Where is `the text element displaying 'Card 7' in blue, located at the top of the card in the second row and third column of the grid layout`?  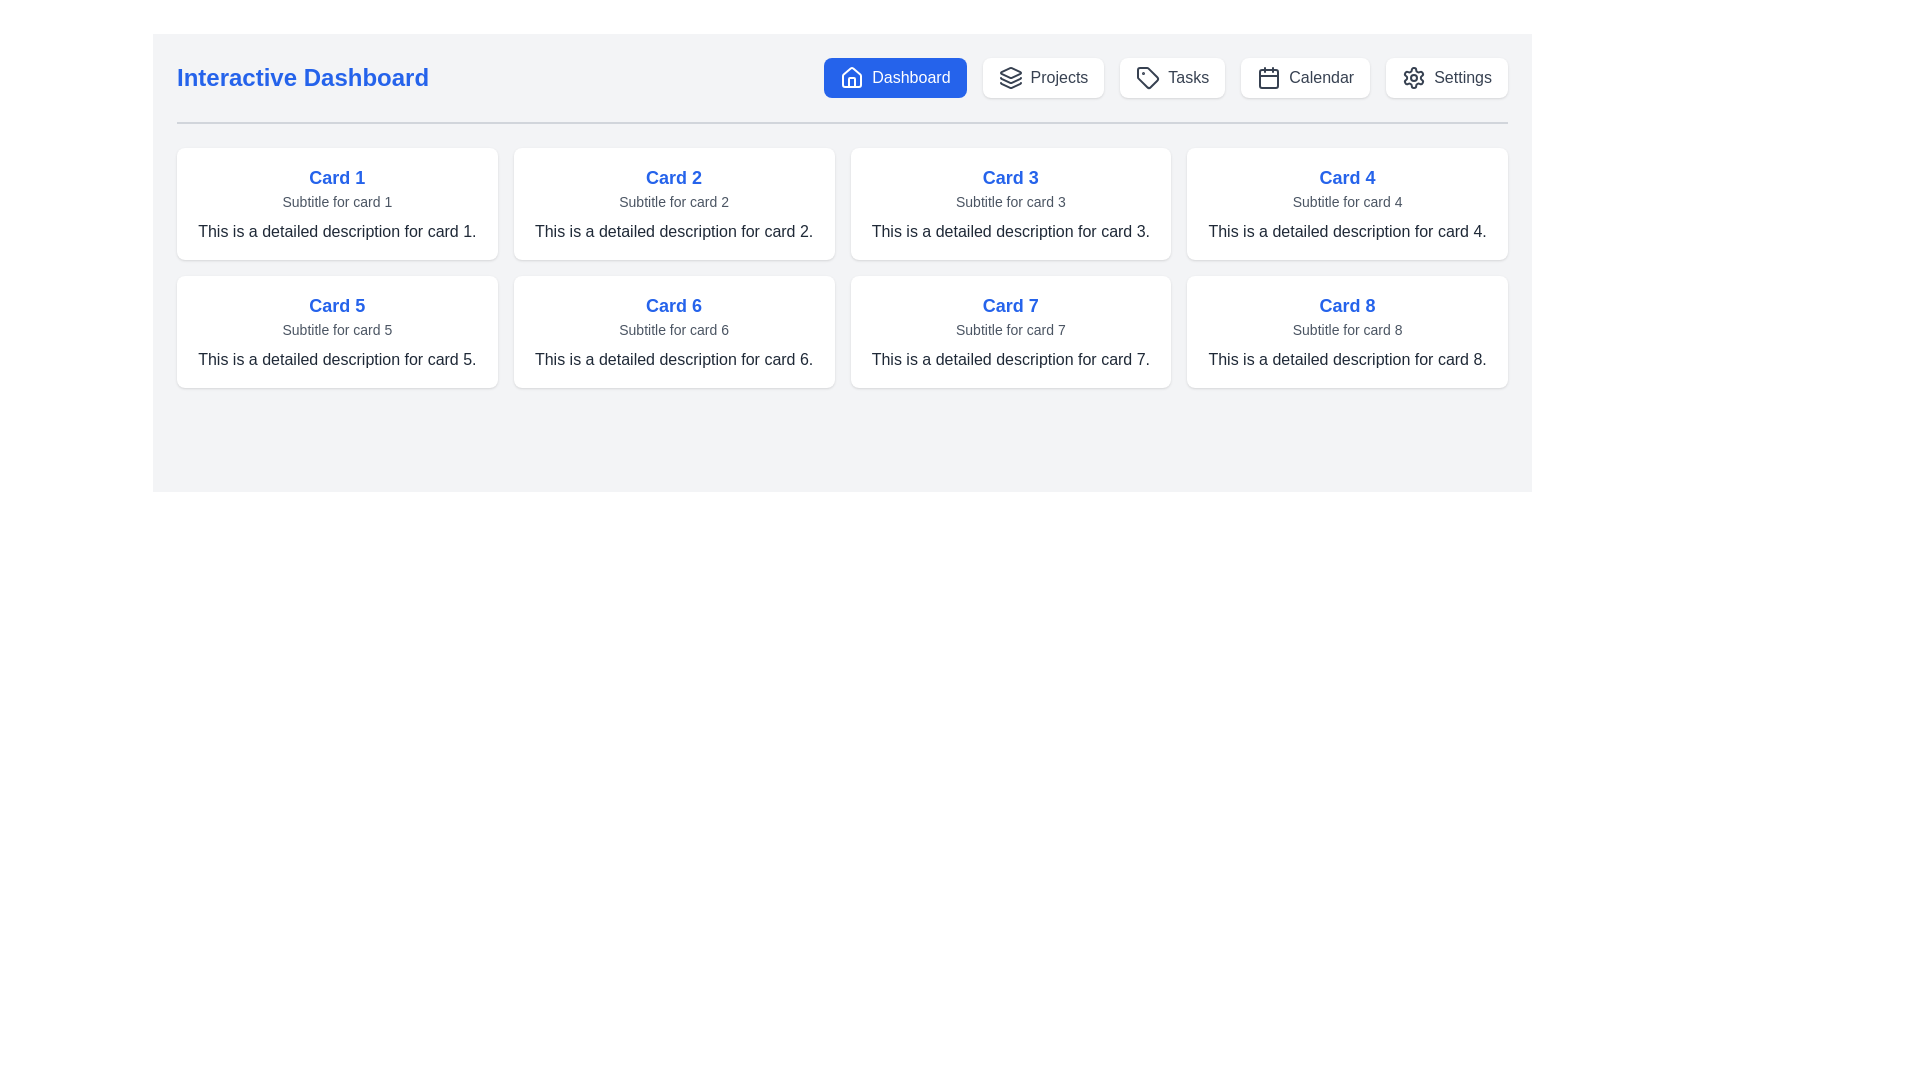 the text element displaying 'Card 7' in blue, located at the top of the card in the second row and third column of the grid layout is located at coordinates (1010, 305).